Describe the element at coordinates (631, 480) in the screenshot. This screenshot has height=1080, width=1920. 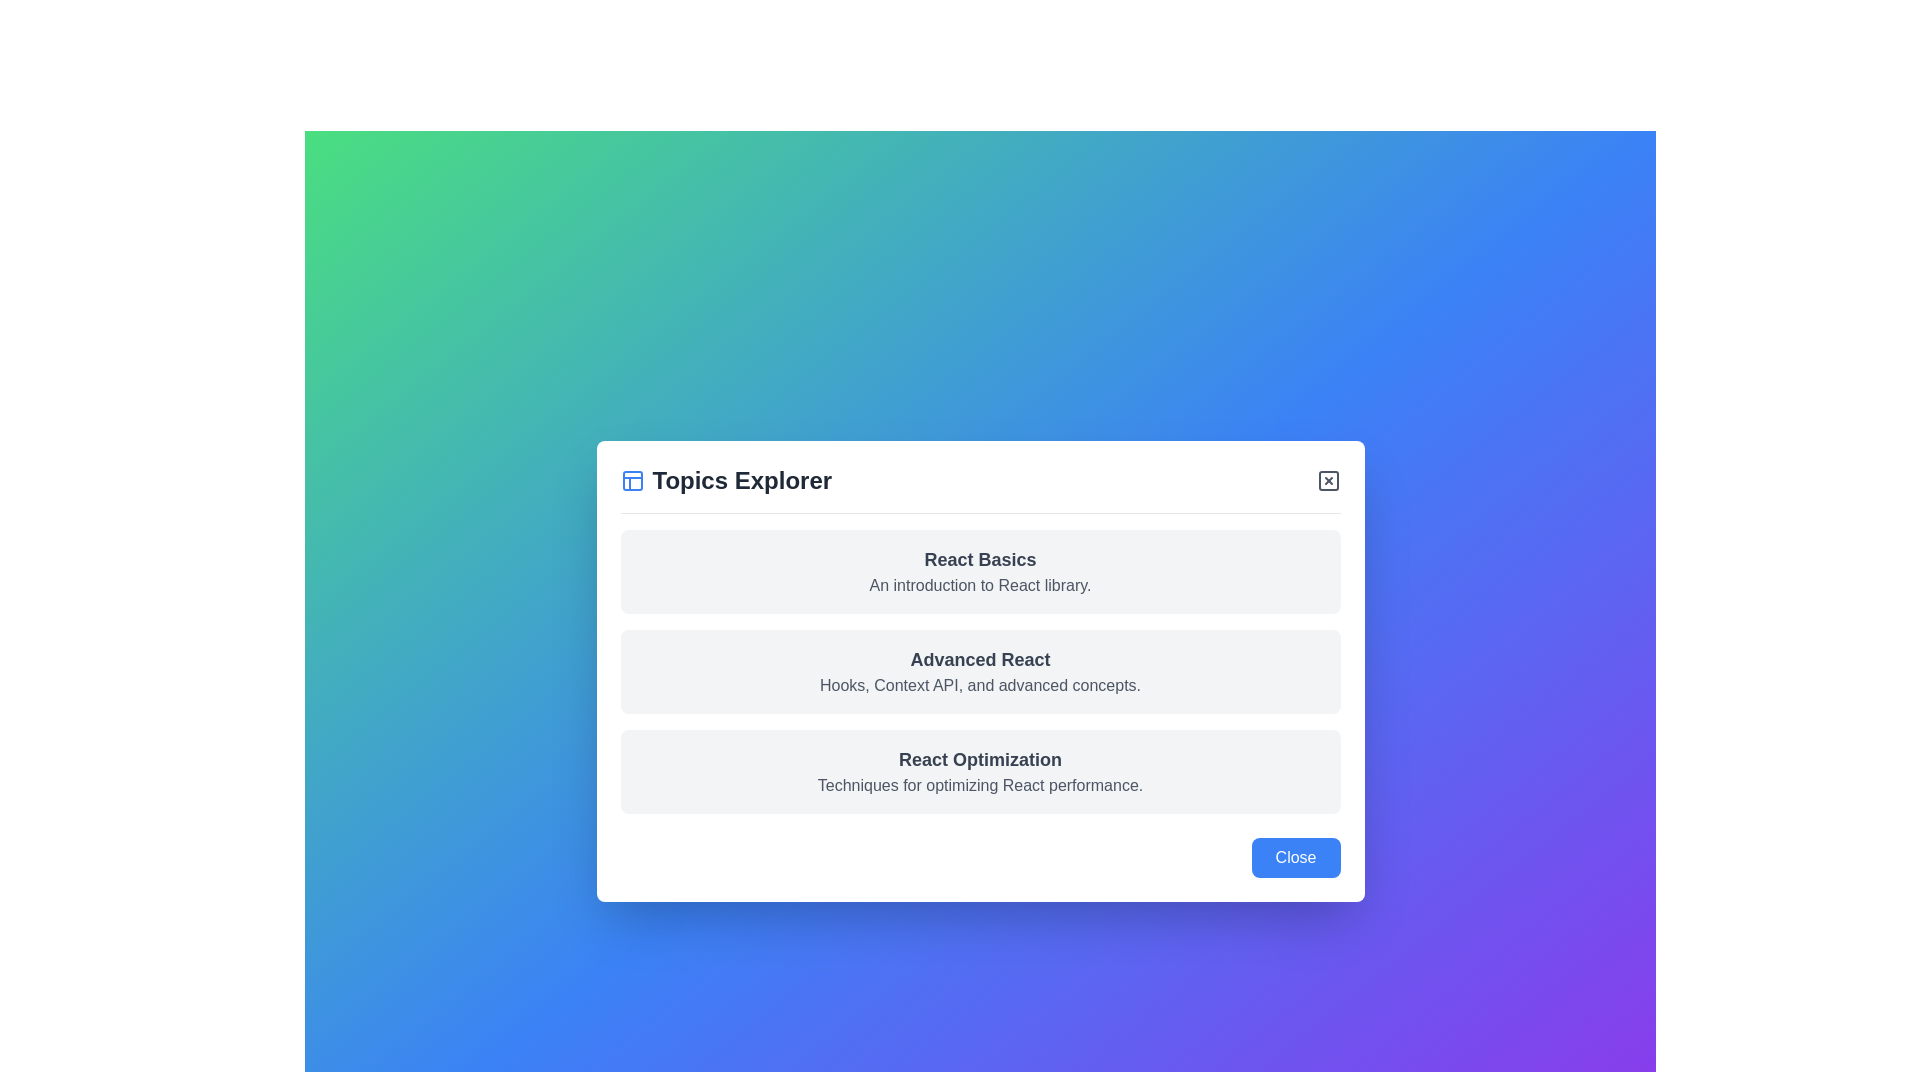
I see `the graphical icon component located in the top-left corner of the modal window` at that location.